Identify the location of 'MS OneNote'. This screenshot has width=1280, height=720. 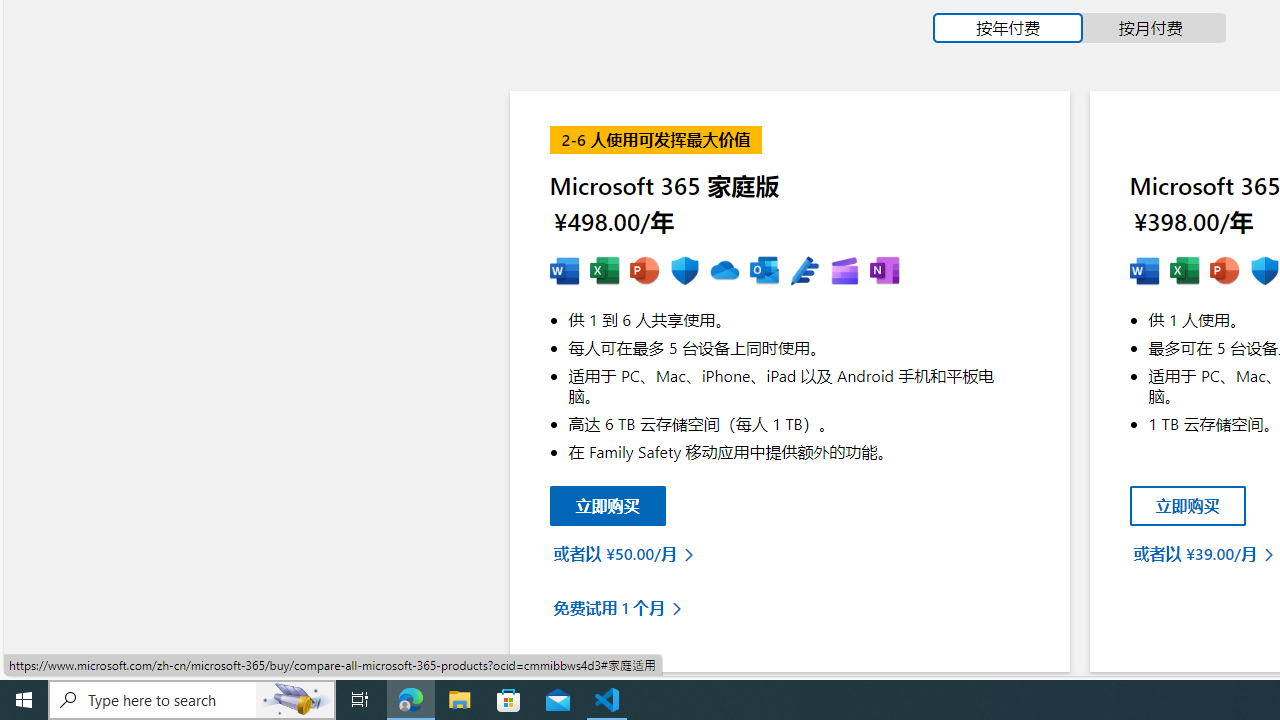
(883, 271).